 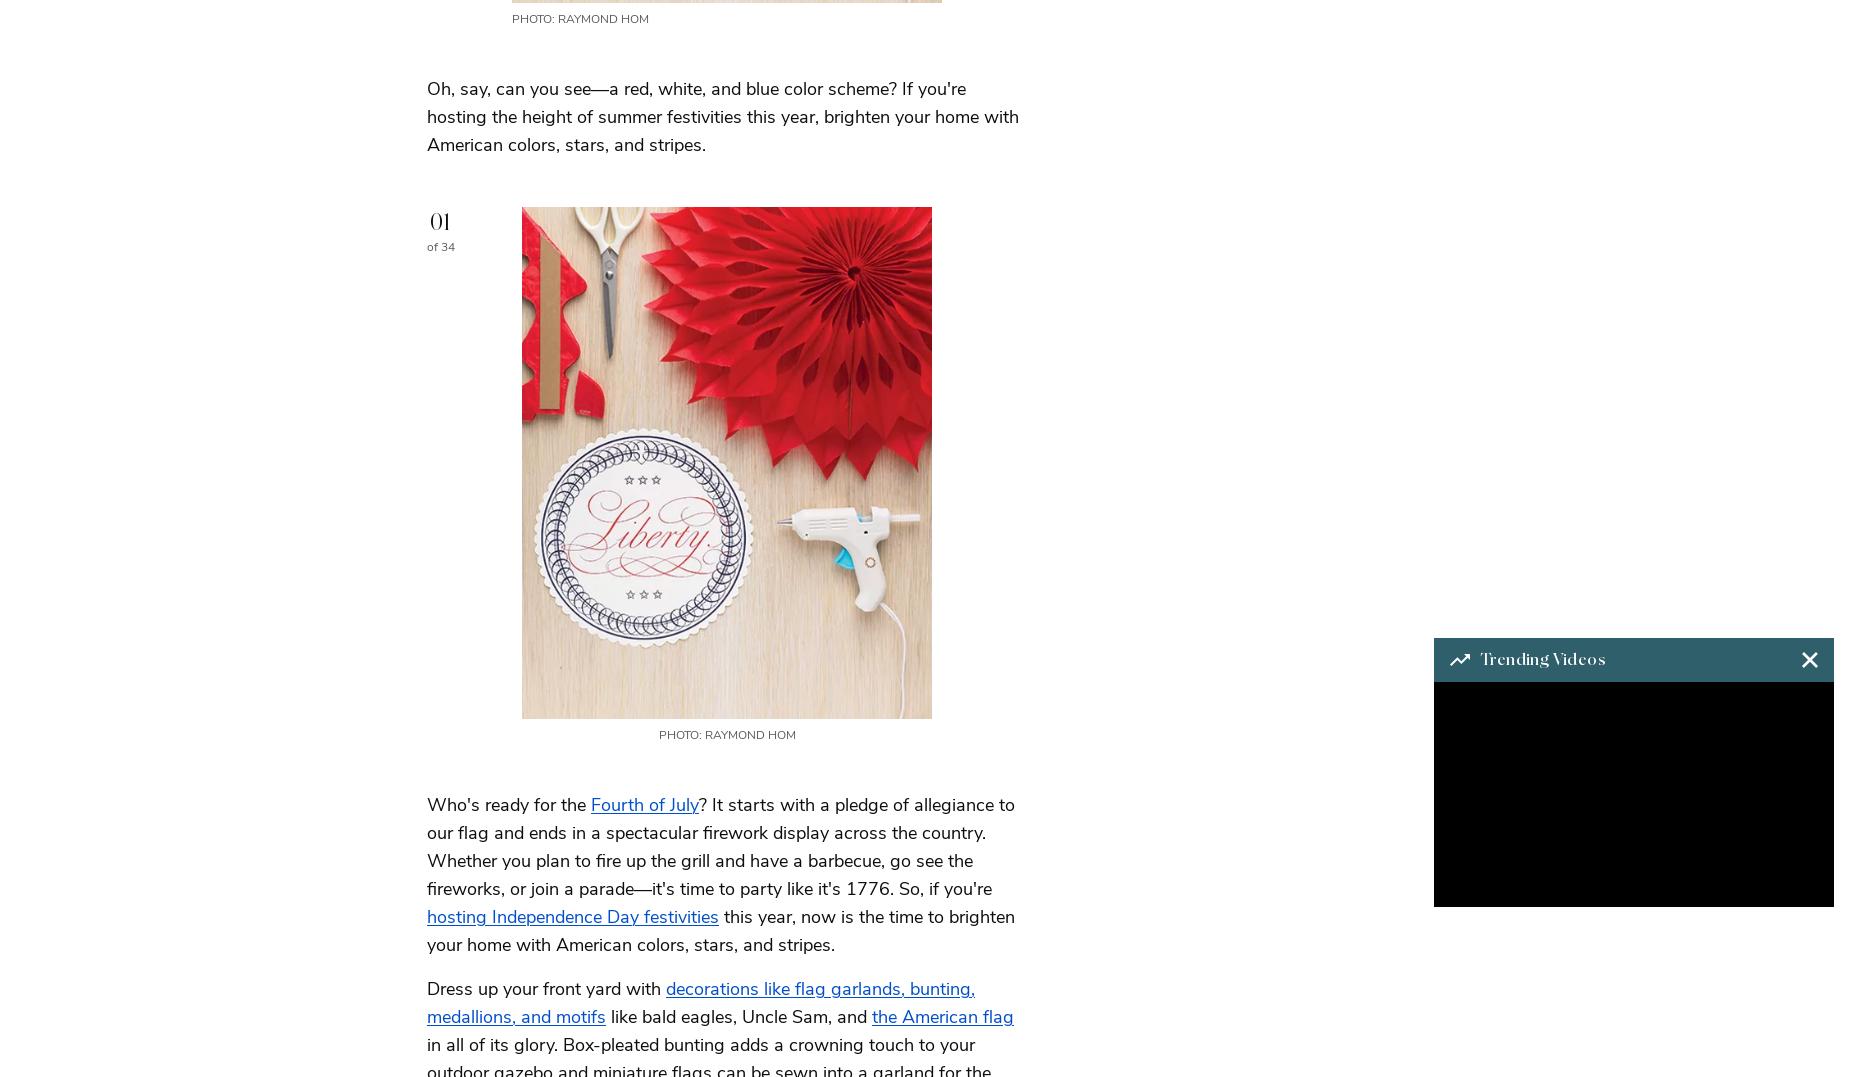 I want to click on 'like bald eagles, Uncle Sam, and', so click(x=739, y=1015).